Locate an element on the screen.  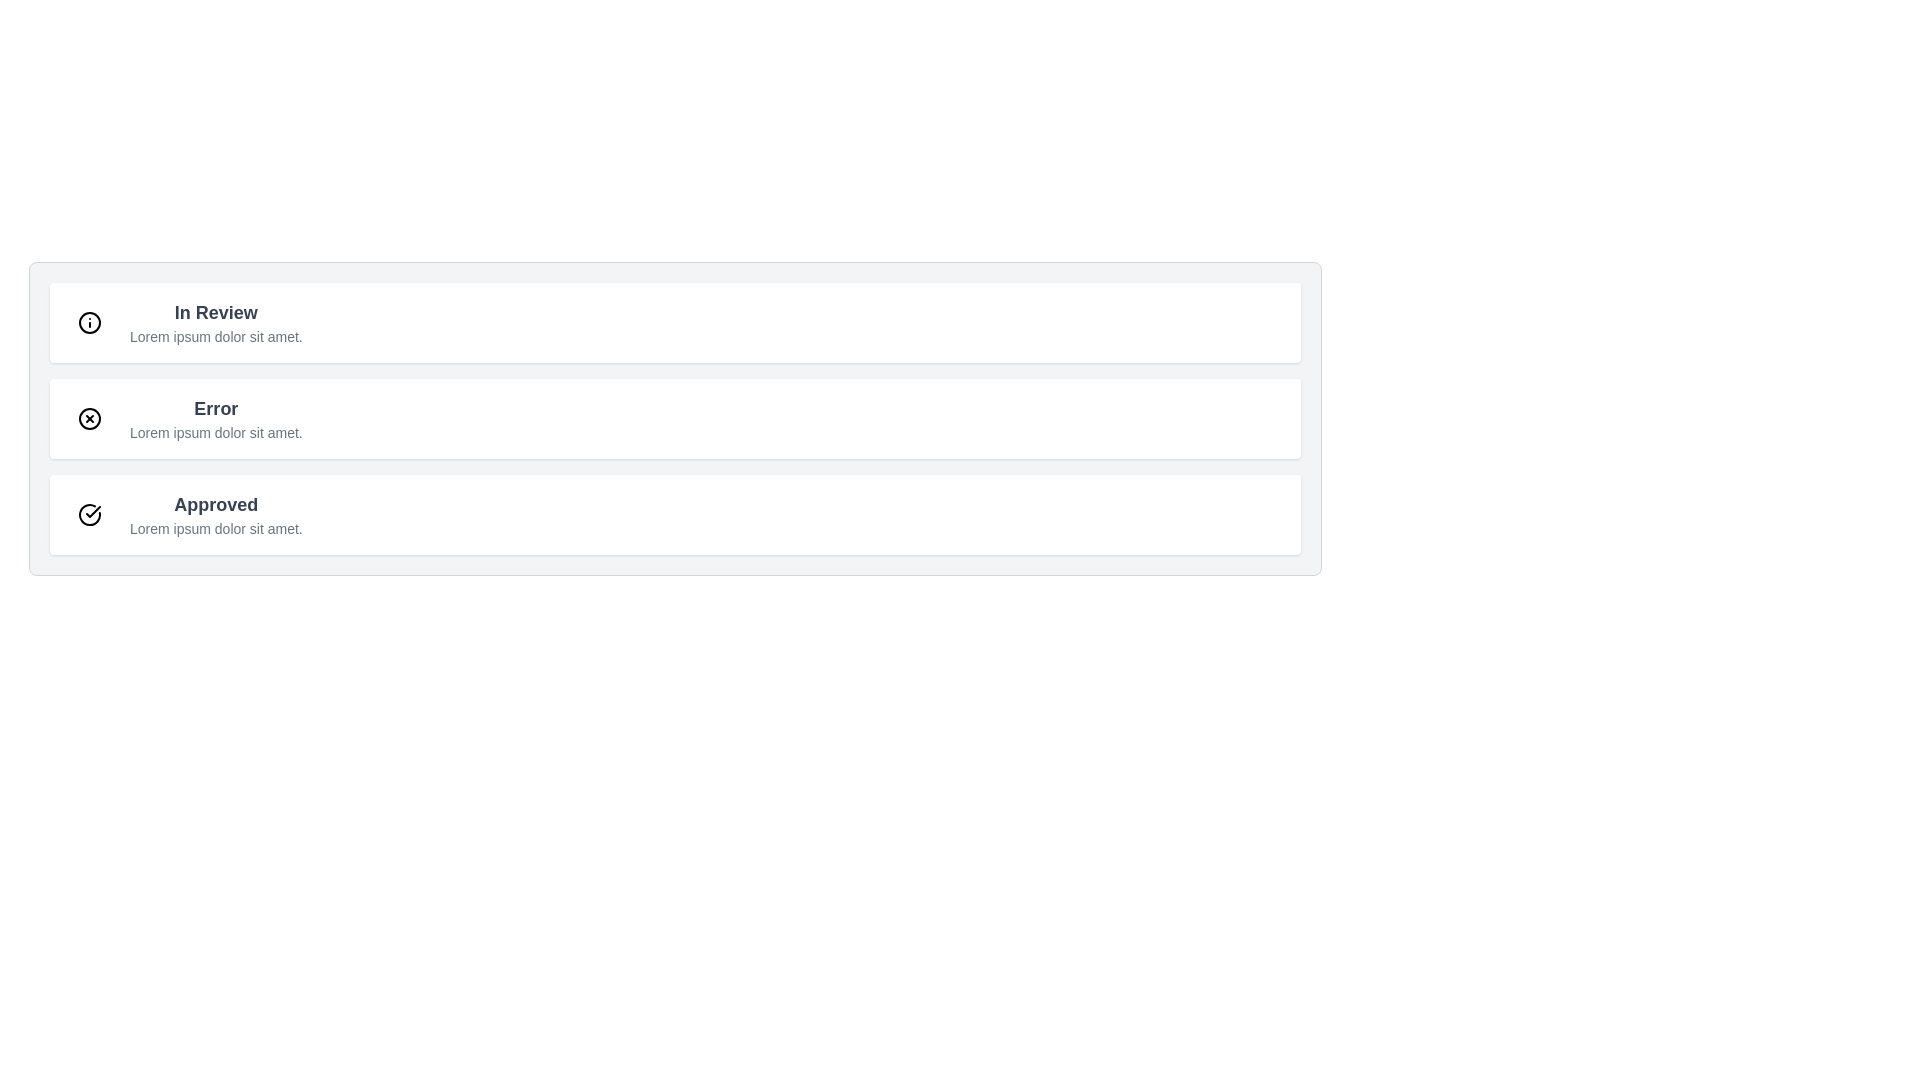
the Text Block that conveys the status message 'In Review', positioned centrally and to the right of an orange icon is located at coordinates (216, 322).